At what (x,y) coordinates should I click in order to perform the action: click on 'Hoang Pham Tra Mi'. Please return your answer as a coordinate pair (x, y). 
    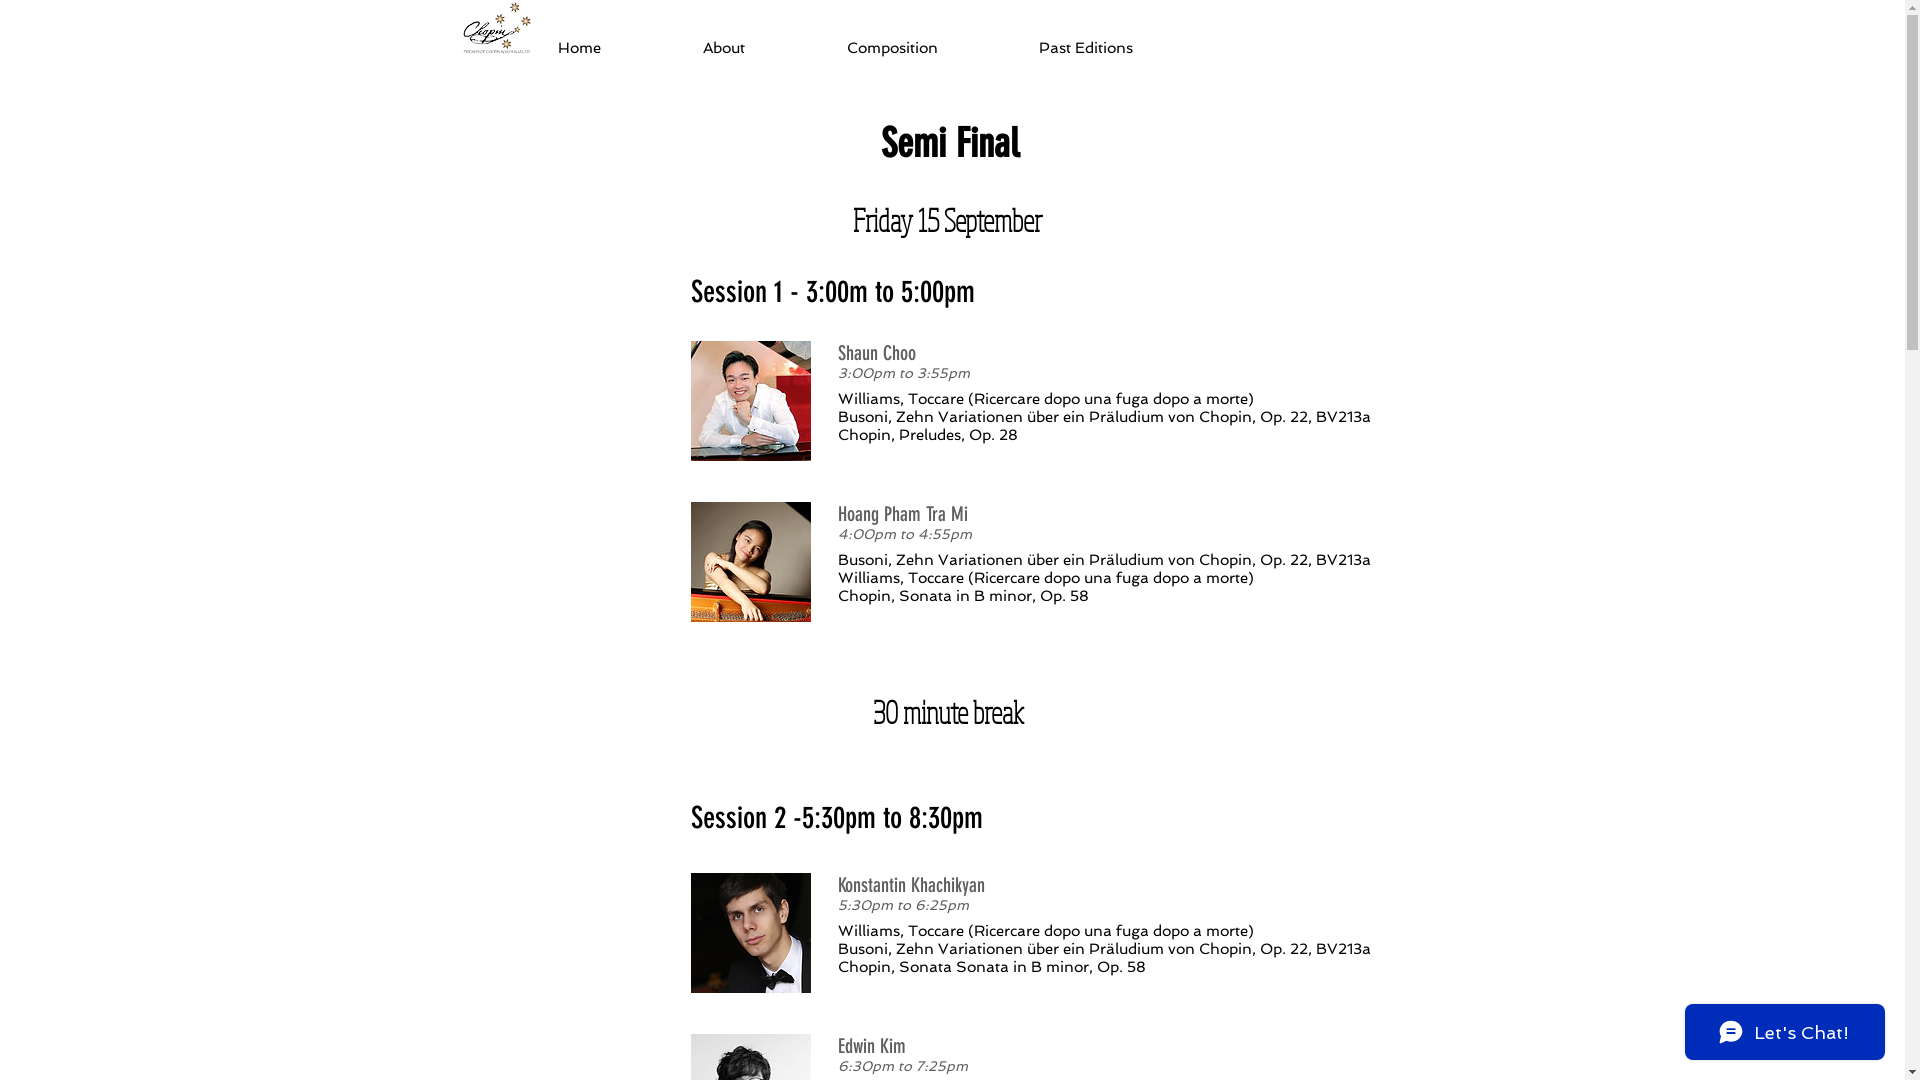
    Looking at the image, I should click on (748, 562).